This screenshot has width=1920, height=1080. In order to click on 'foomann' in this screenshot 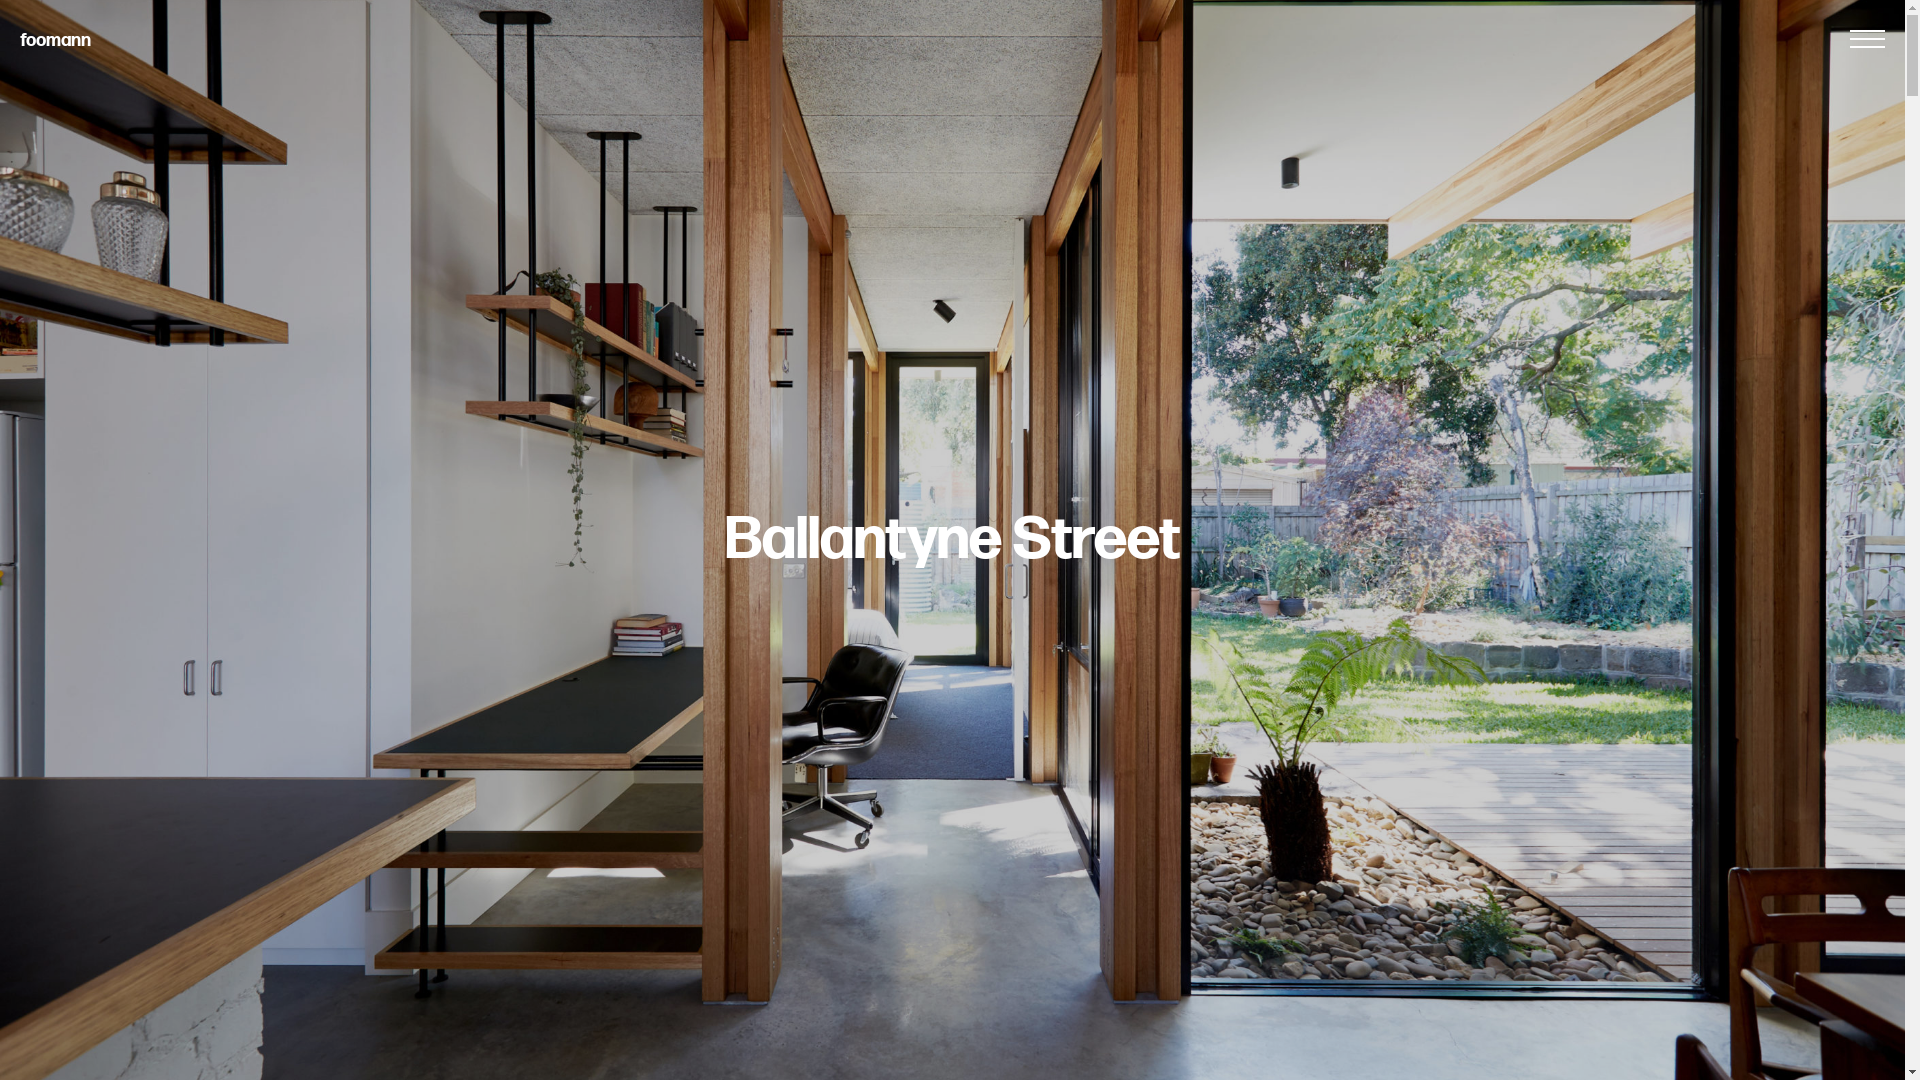, I will do `click(55, 40)`.